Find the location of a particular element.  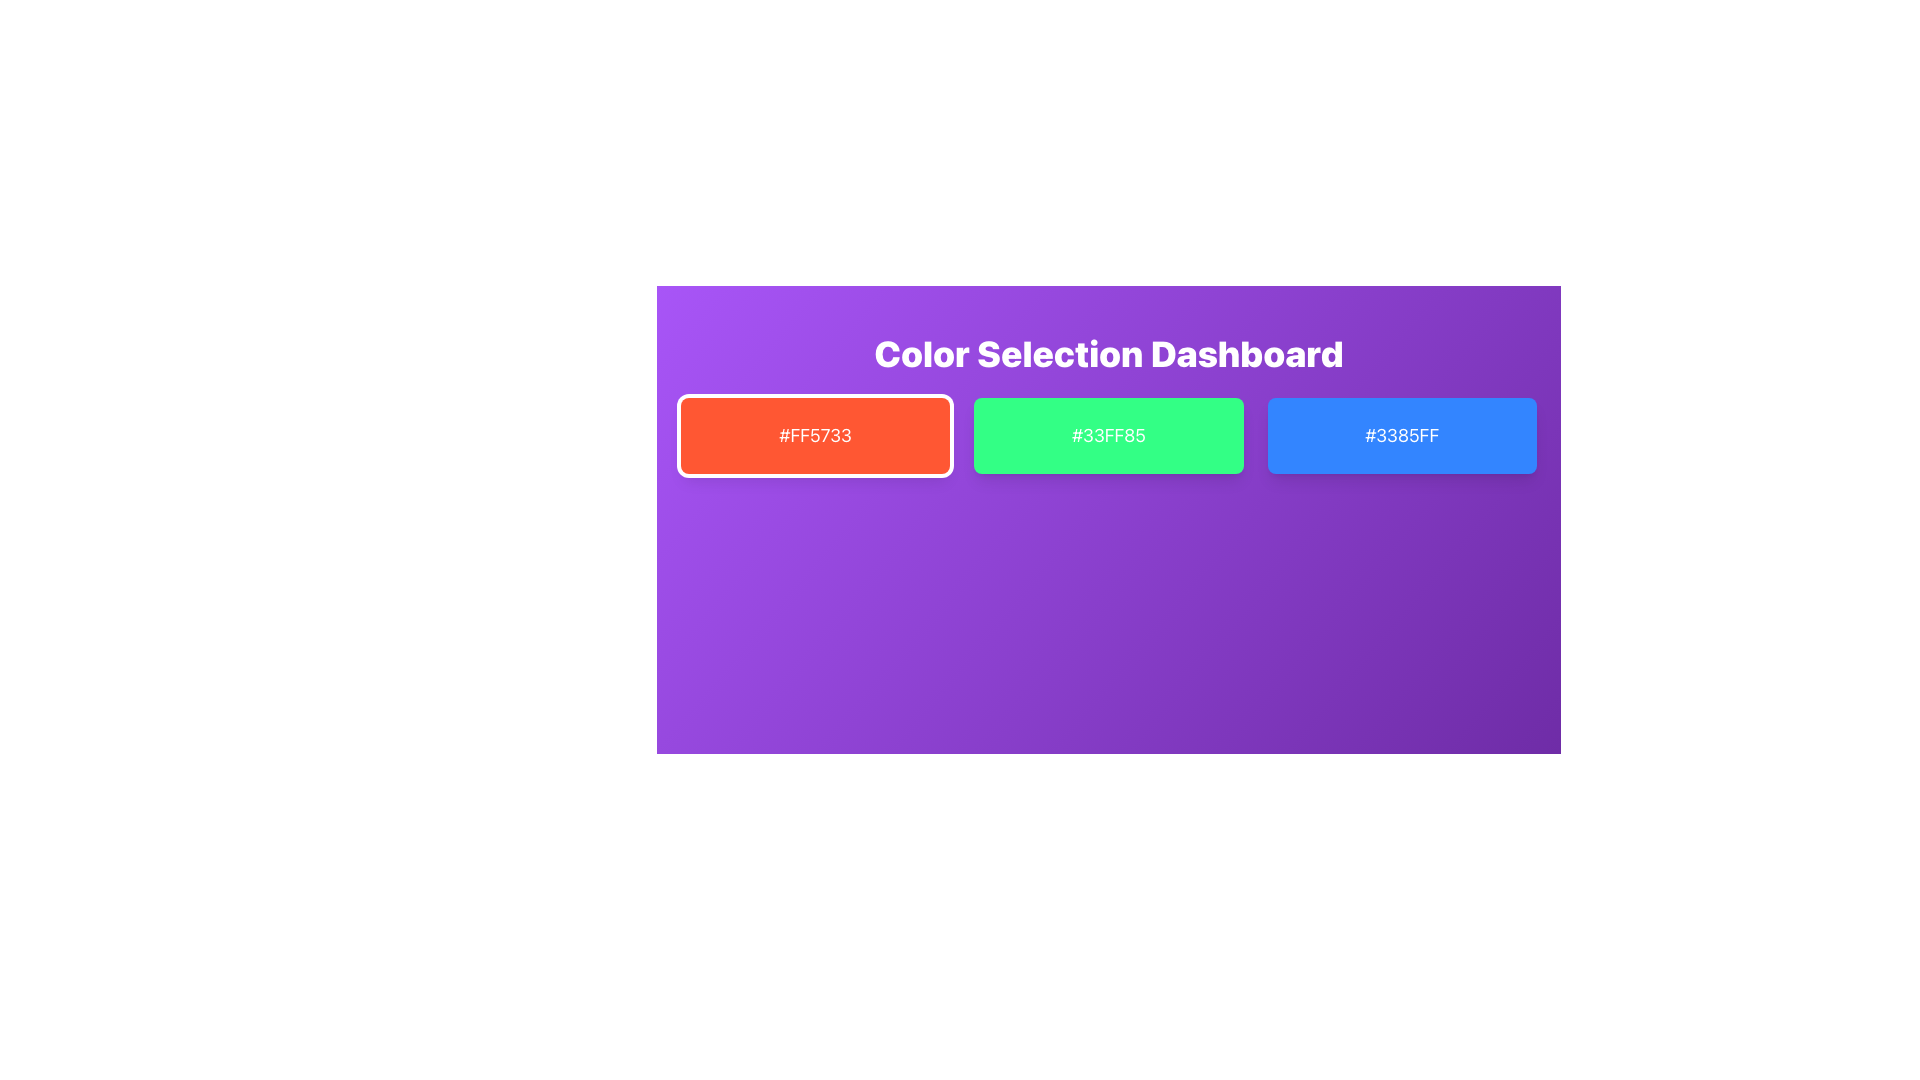

the color selection button for the color '#3385FF', which is the third rectangular button in a row of three buttons is located at coordinates (1401, 434).